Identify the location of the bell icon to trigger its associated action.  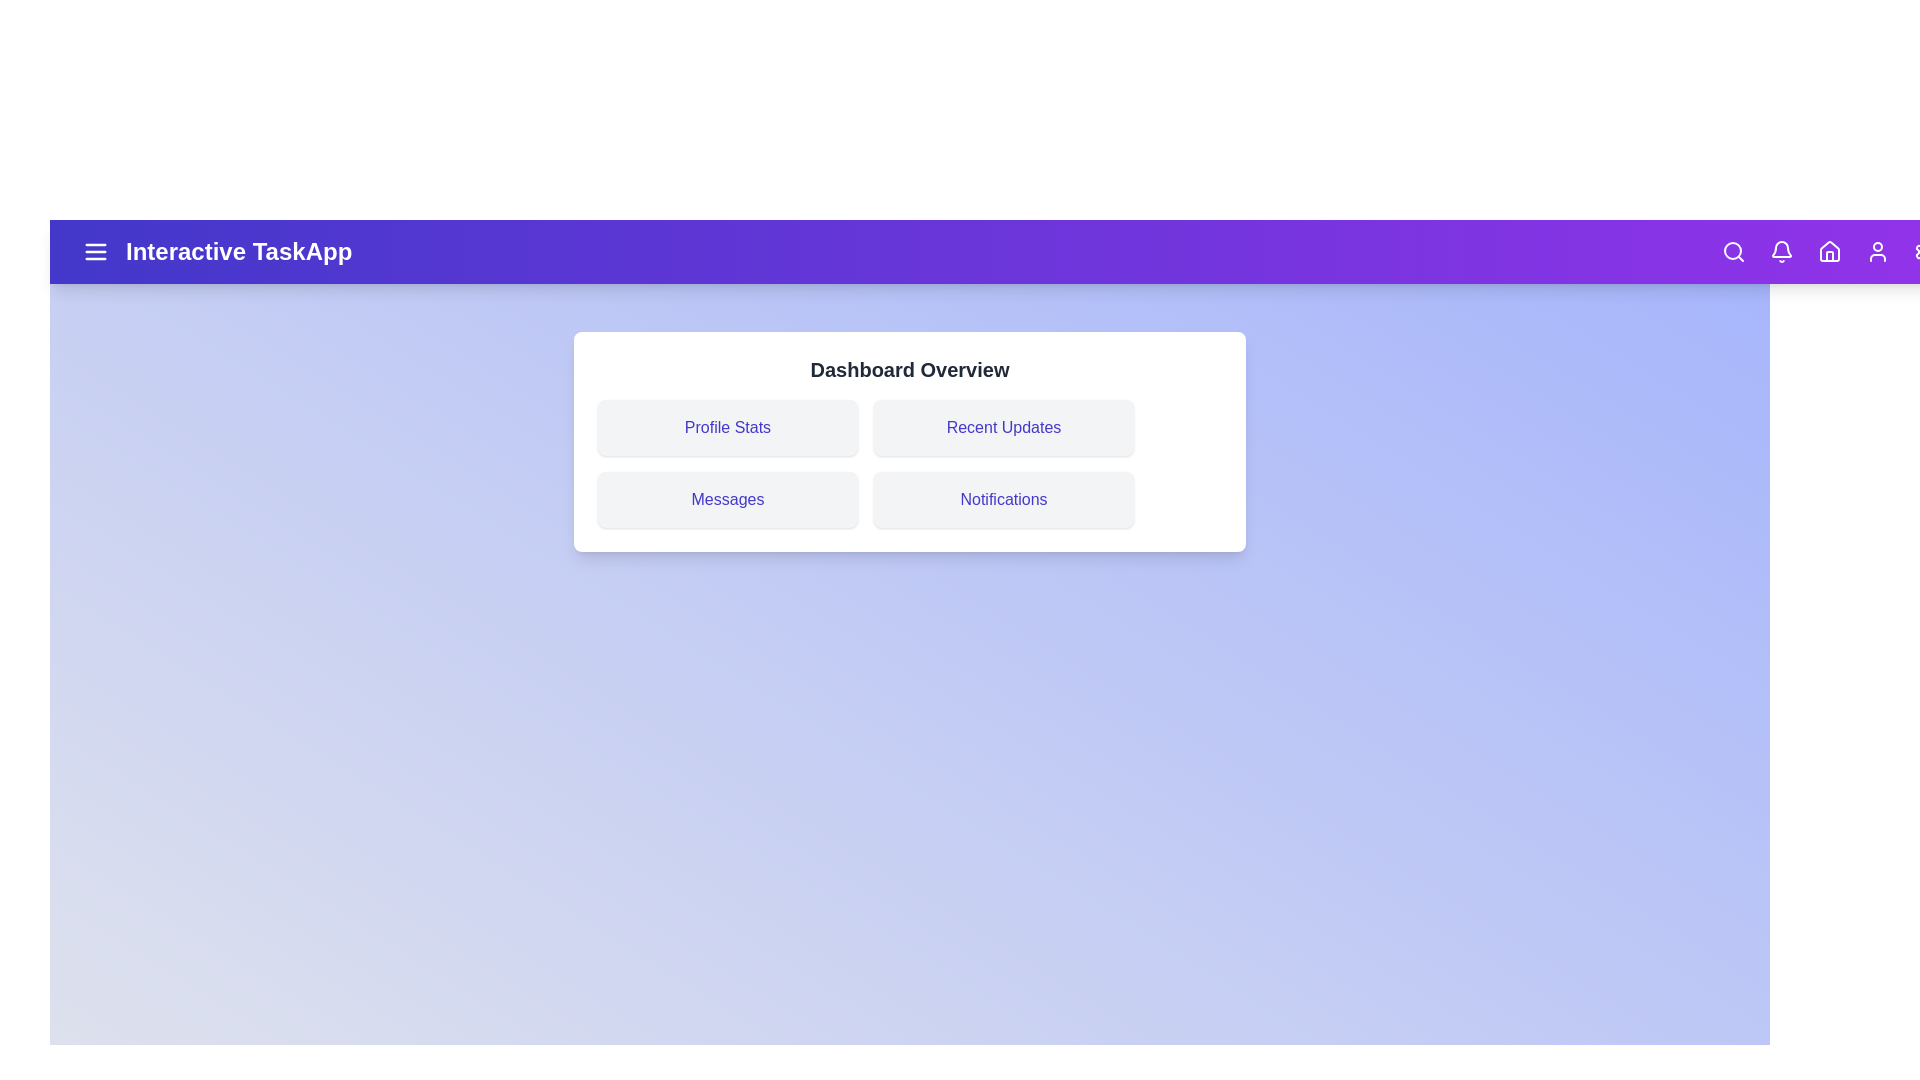
(1781, 250).